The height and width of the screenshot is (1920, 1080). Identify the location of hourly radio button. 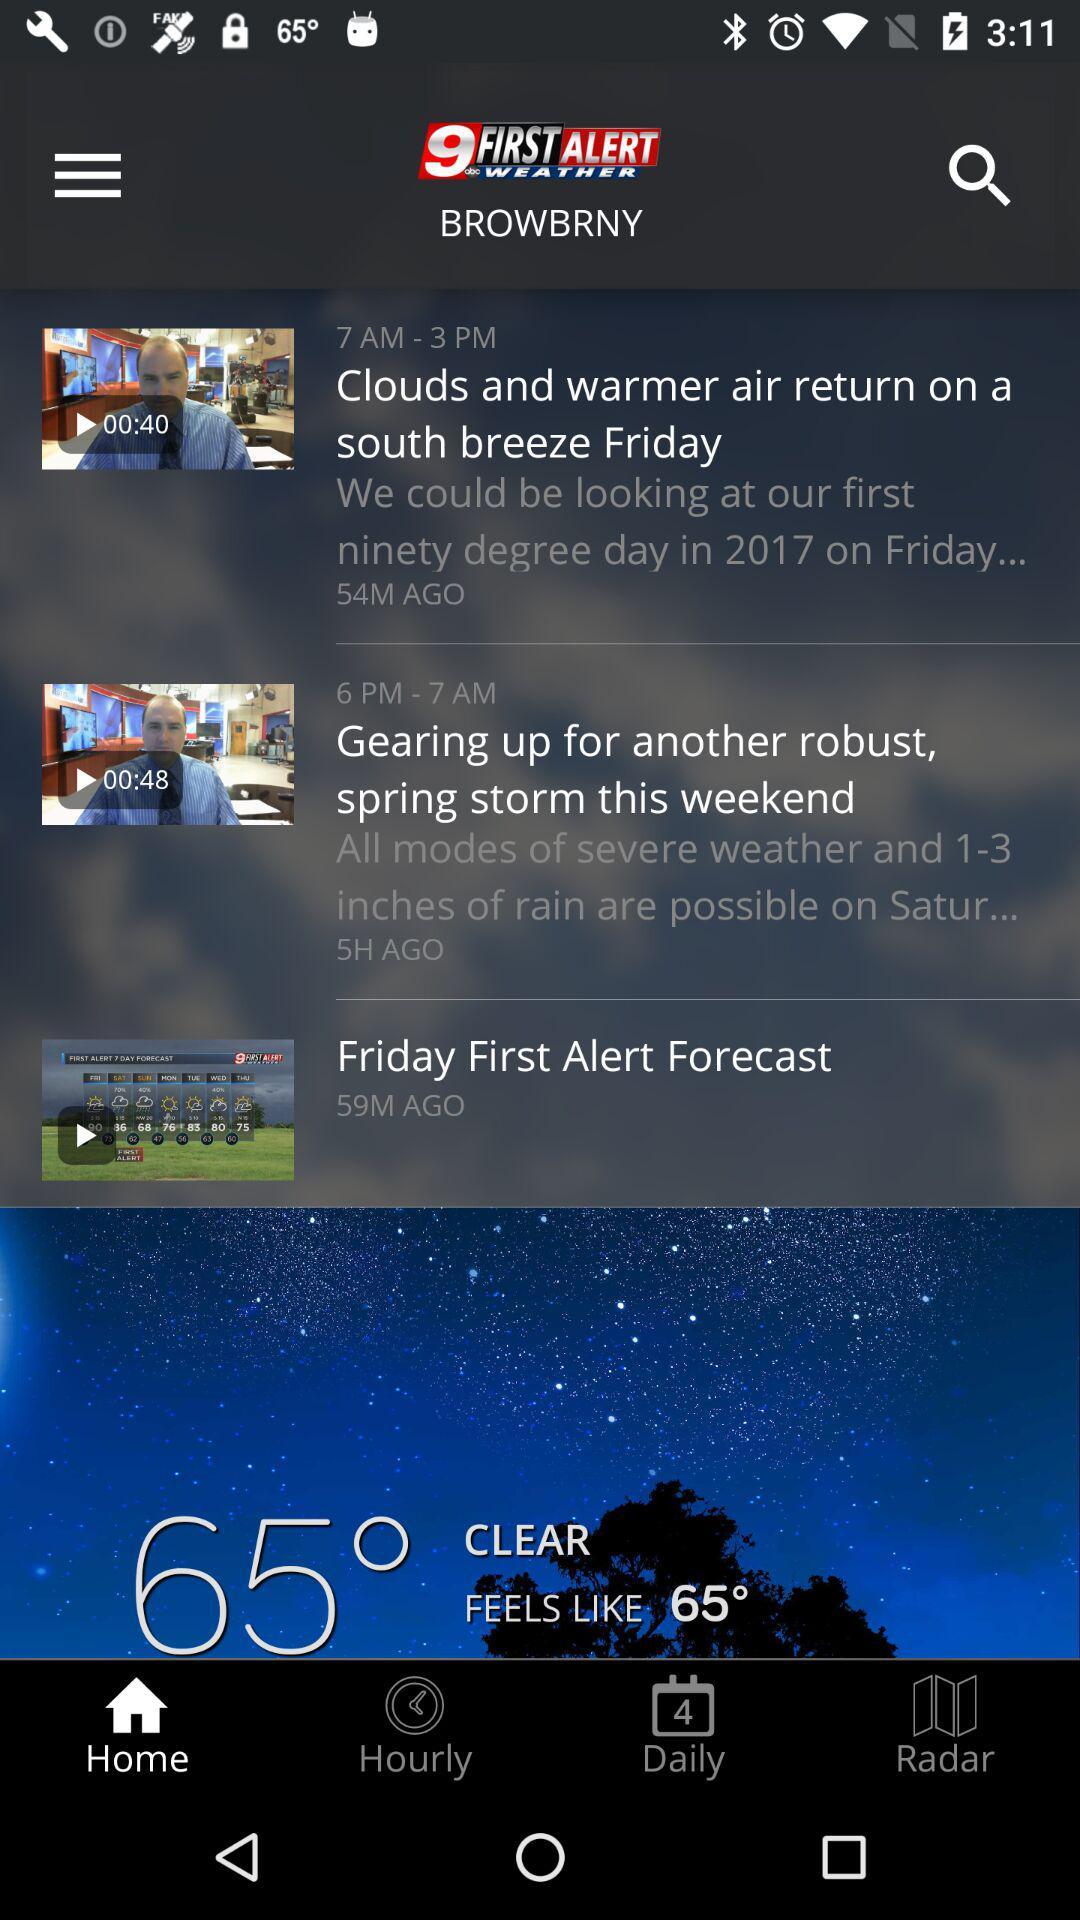
(413, 1726).